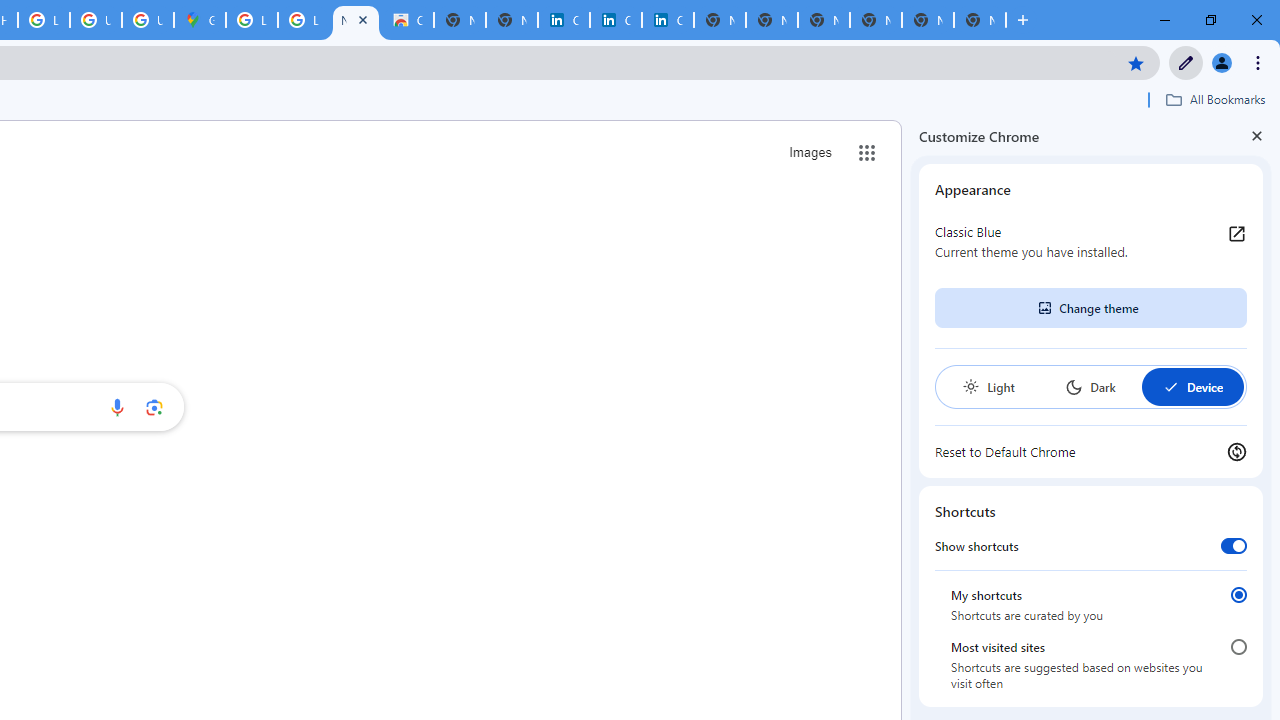  What do you see at coordinates (1089, 308) in the screenshot?
I see `'Change theme'` at bounding box center [1089, 308].